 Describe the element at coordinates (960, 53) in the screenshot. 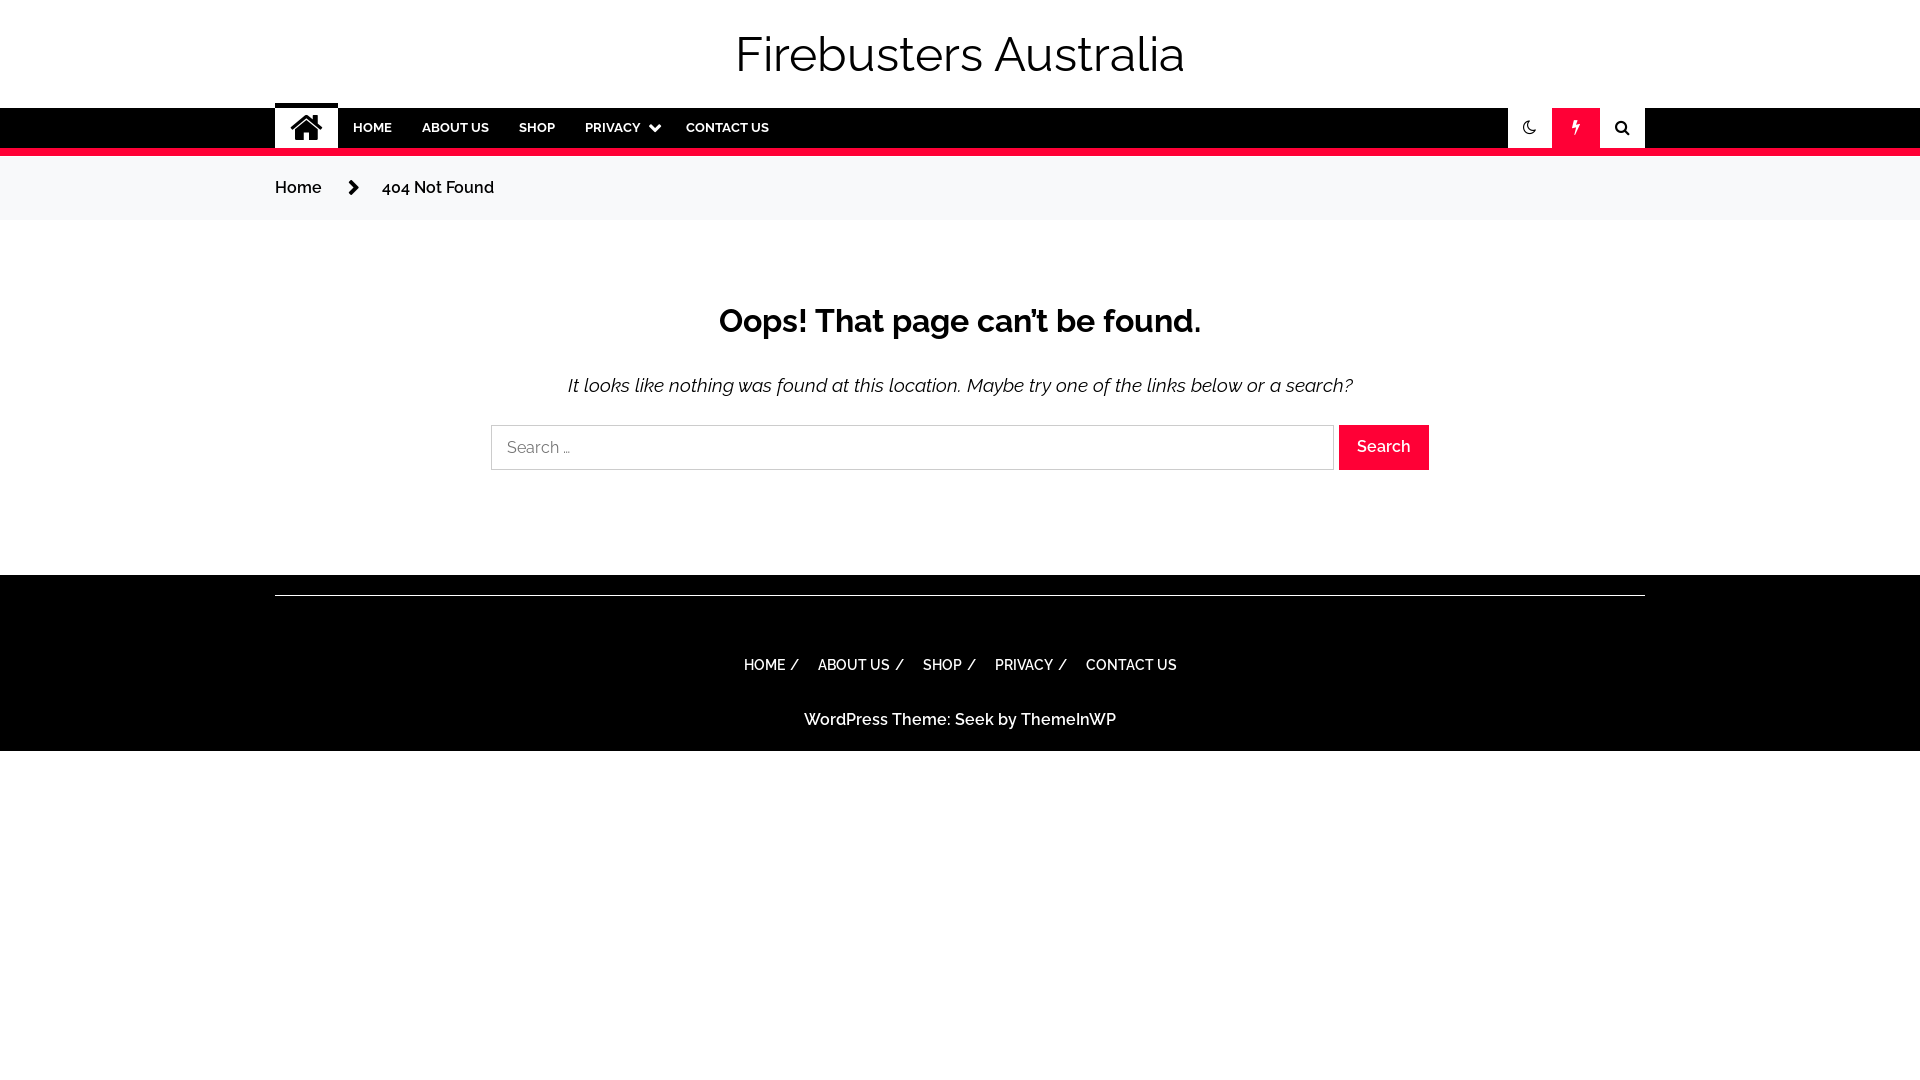

I see `'Firebusters Australia'` at that location.